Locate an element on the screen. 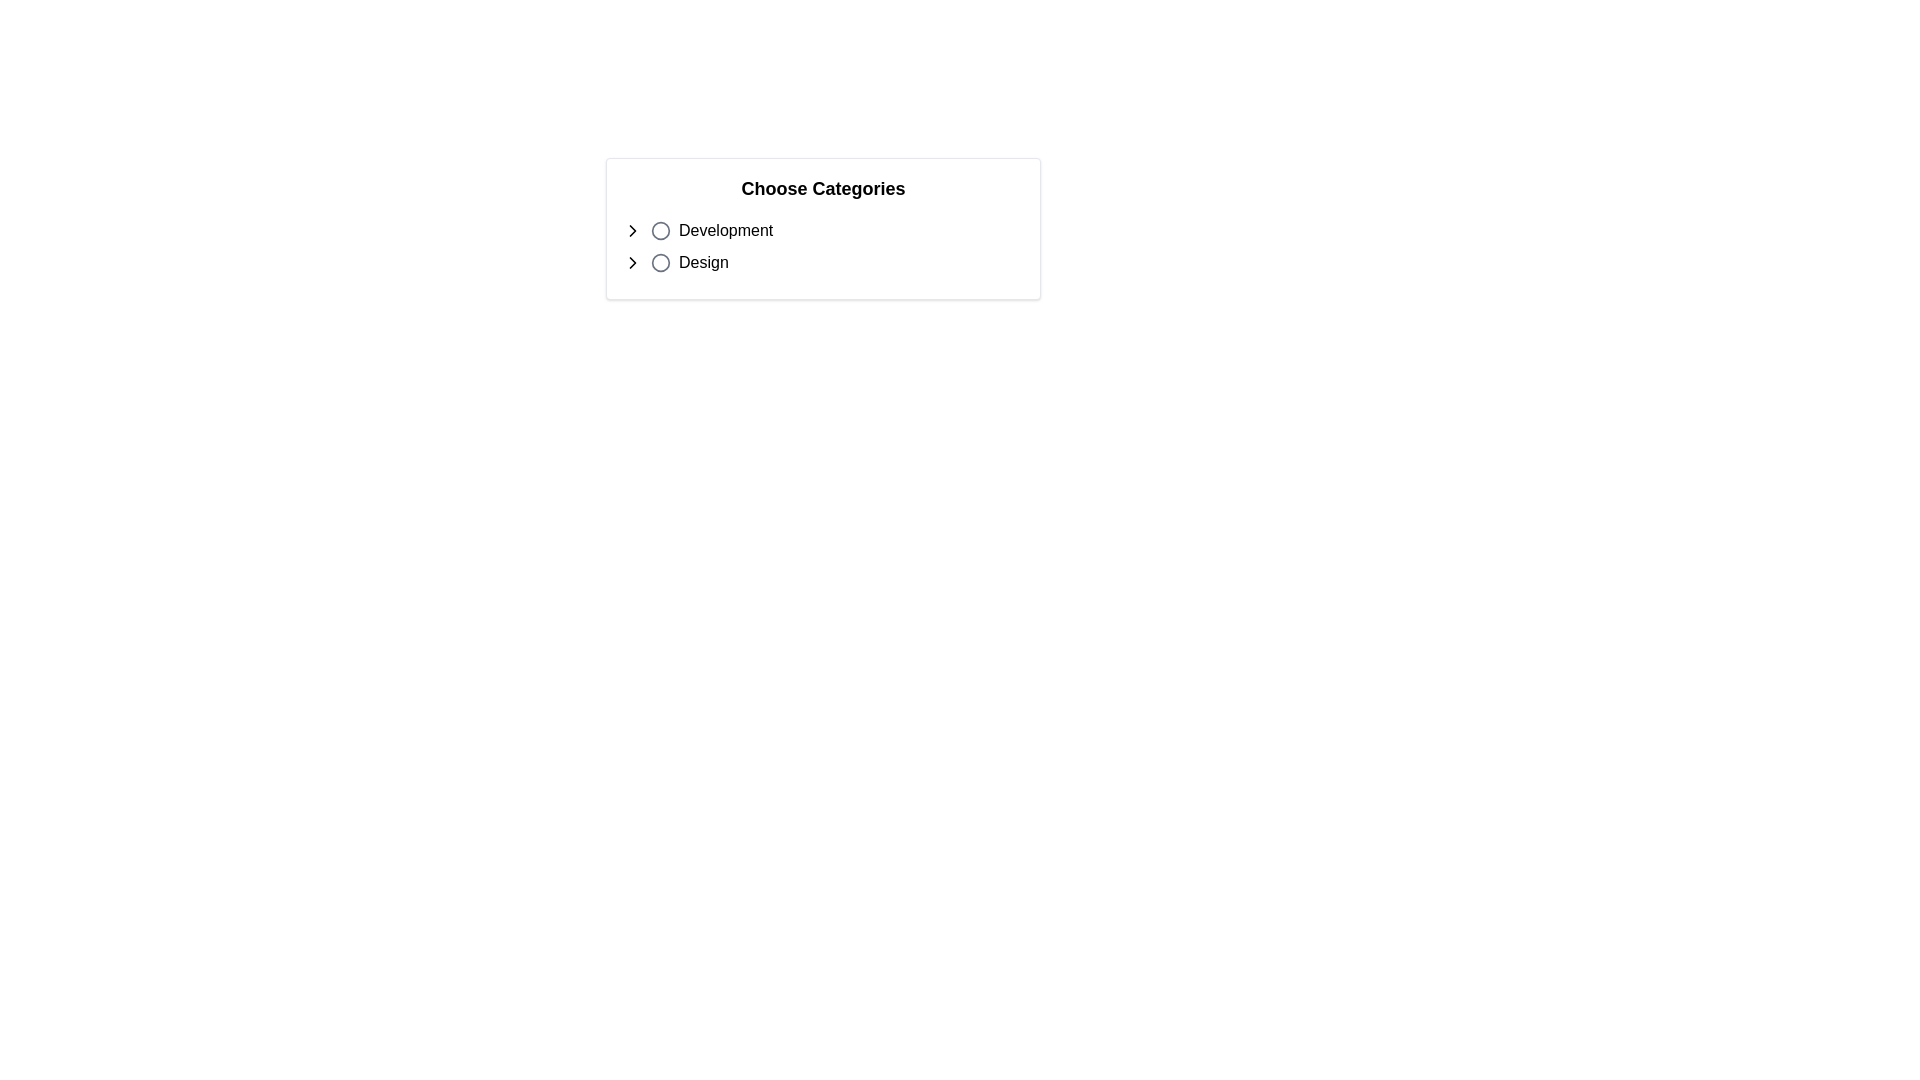  the 'Choose Categories' text header, which is a prominent title in bold font at the top of a white rectangular card is located at coordinates (823, 189).